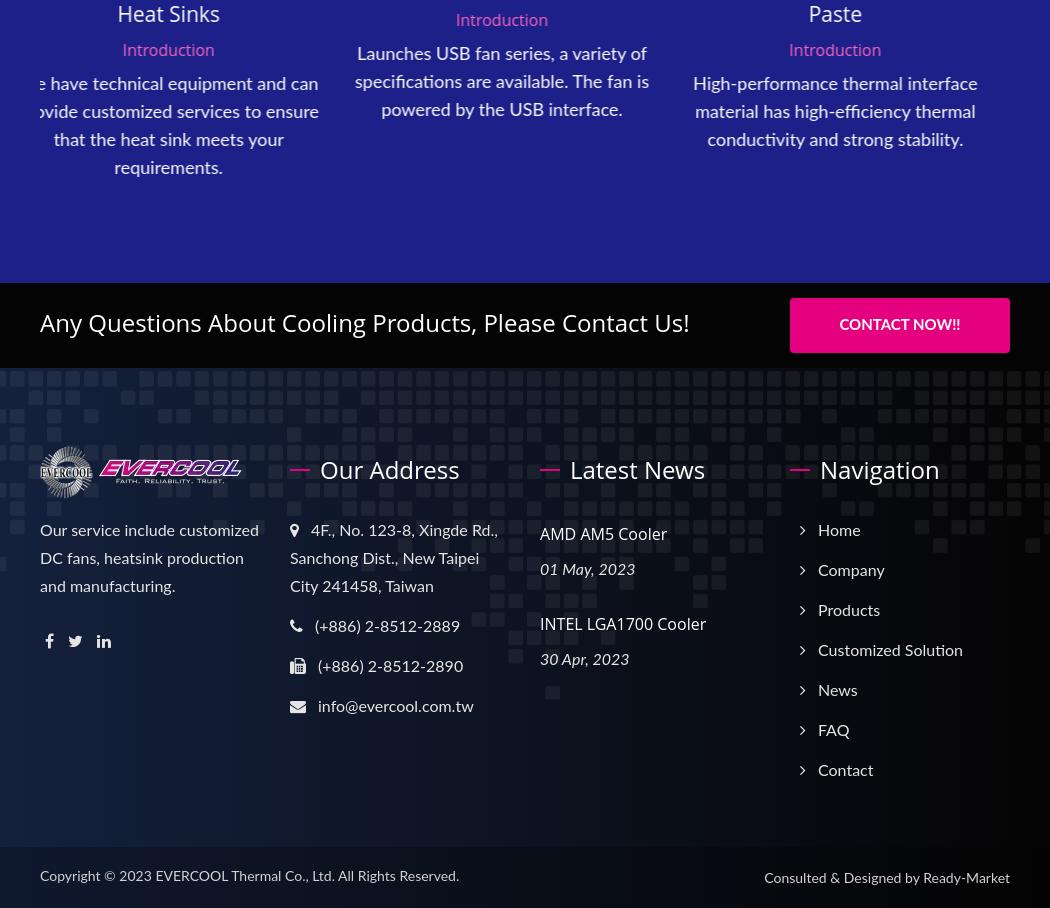 The width and height of the screenshot is (1050, 908). I want to click on '4F., No. 123-8, Xingde Rd., Sanchong Dist., New Taipei City 241458, Taiwan', so click(393, 557).